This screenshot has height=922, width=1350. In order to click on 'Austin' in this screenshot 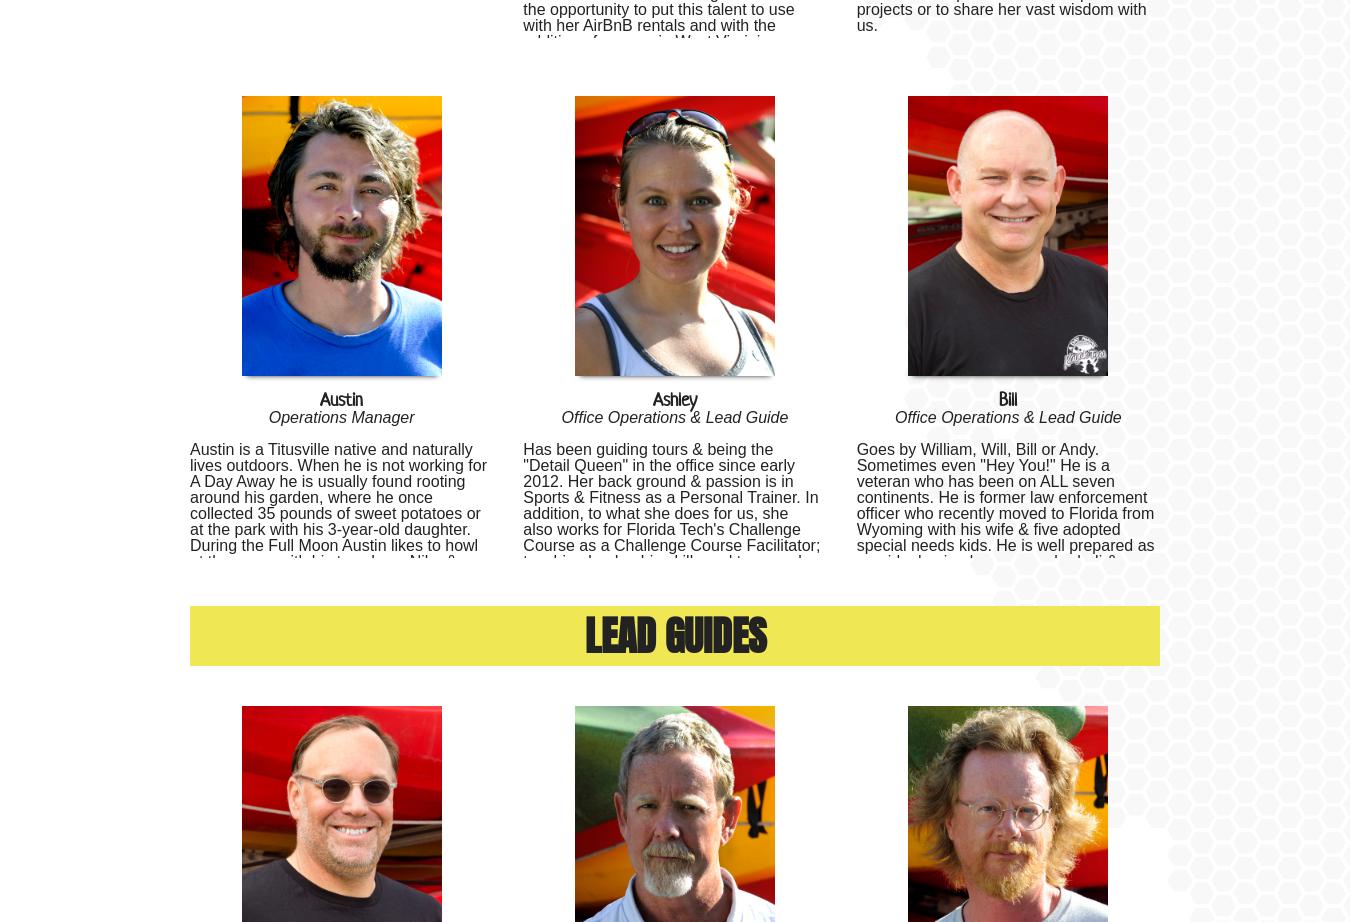, I will do `click(341, 398)`.